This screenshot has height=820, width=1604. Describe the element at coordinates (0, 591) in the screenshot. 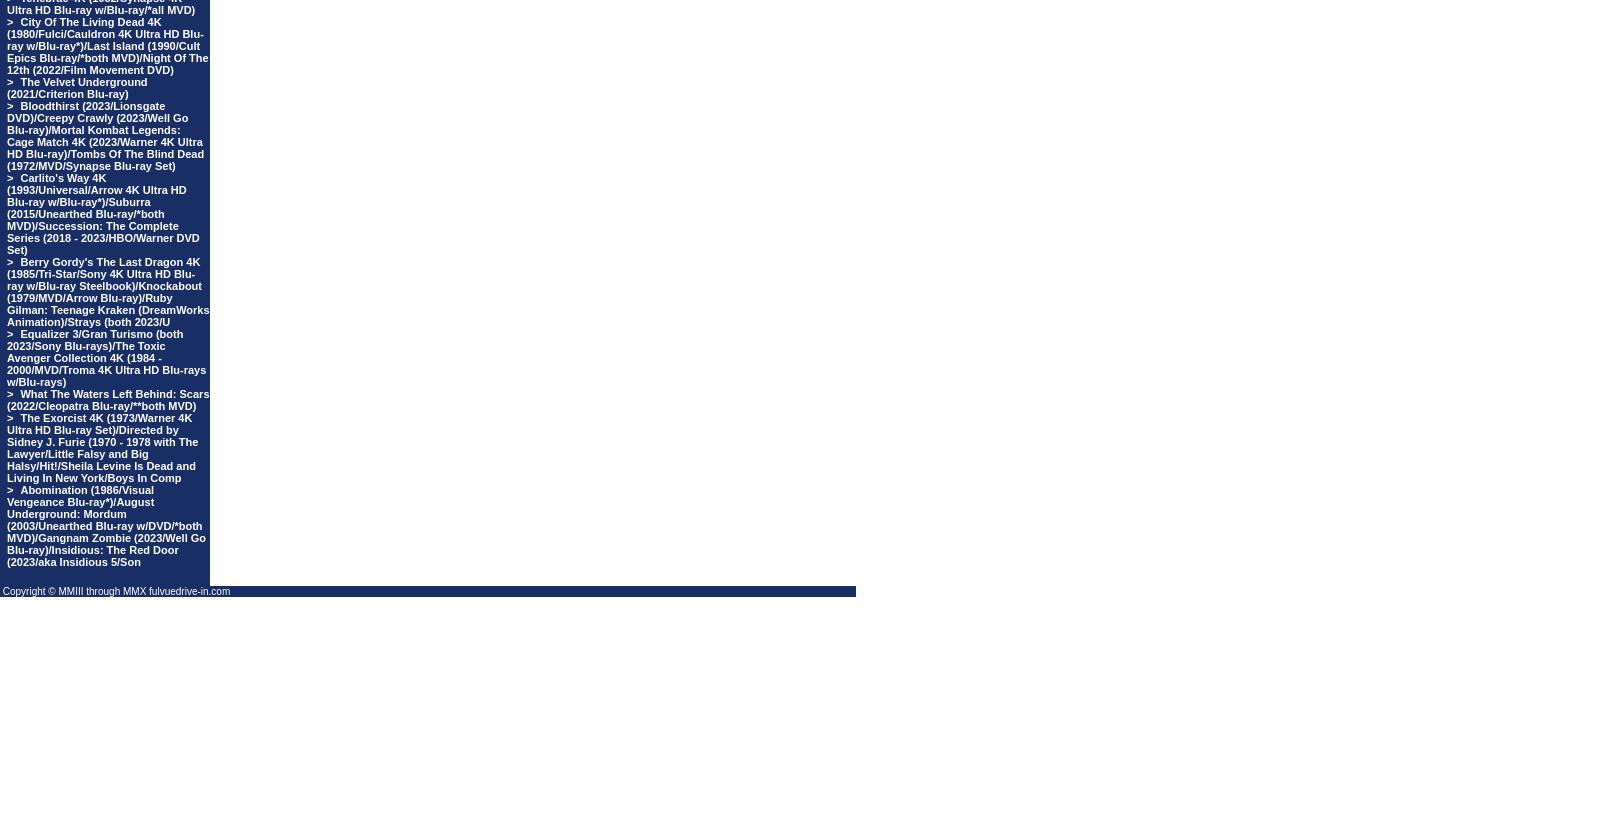

I see `'Copyright © MMIII through MMX fulvuedrive-in.com'` at that location.